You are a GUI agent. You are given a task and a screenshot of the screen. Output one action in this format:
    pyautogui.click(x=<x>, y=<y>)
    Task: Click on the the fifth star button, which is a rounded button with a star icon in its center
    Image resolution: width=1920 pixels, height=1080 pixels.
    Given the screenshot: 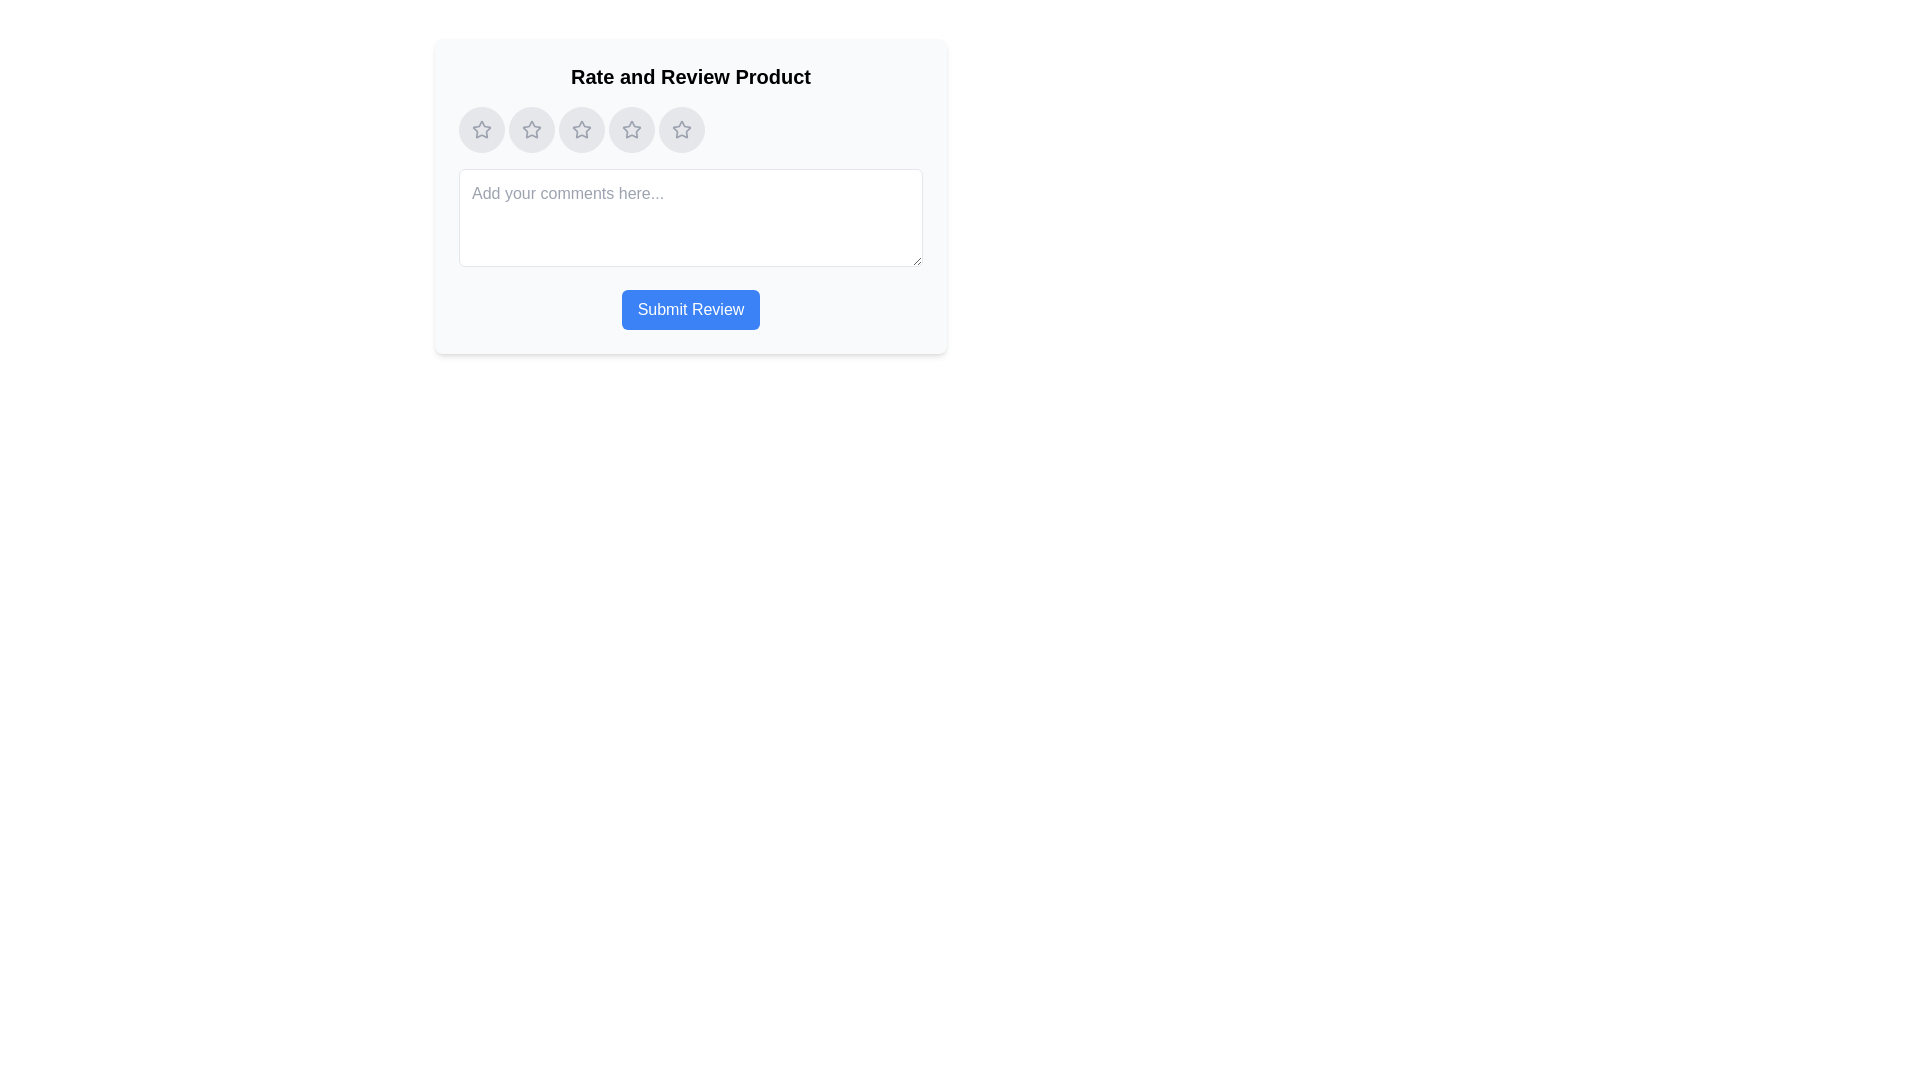 What is the action you would take?
    pyautogui.click(x=681, y=130)
    